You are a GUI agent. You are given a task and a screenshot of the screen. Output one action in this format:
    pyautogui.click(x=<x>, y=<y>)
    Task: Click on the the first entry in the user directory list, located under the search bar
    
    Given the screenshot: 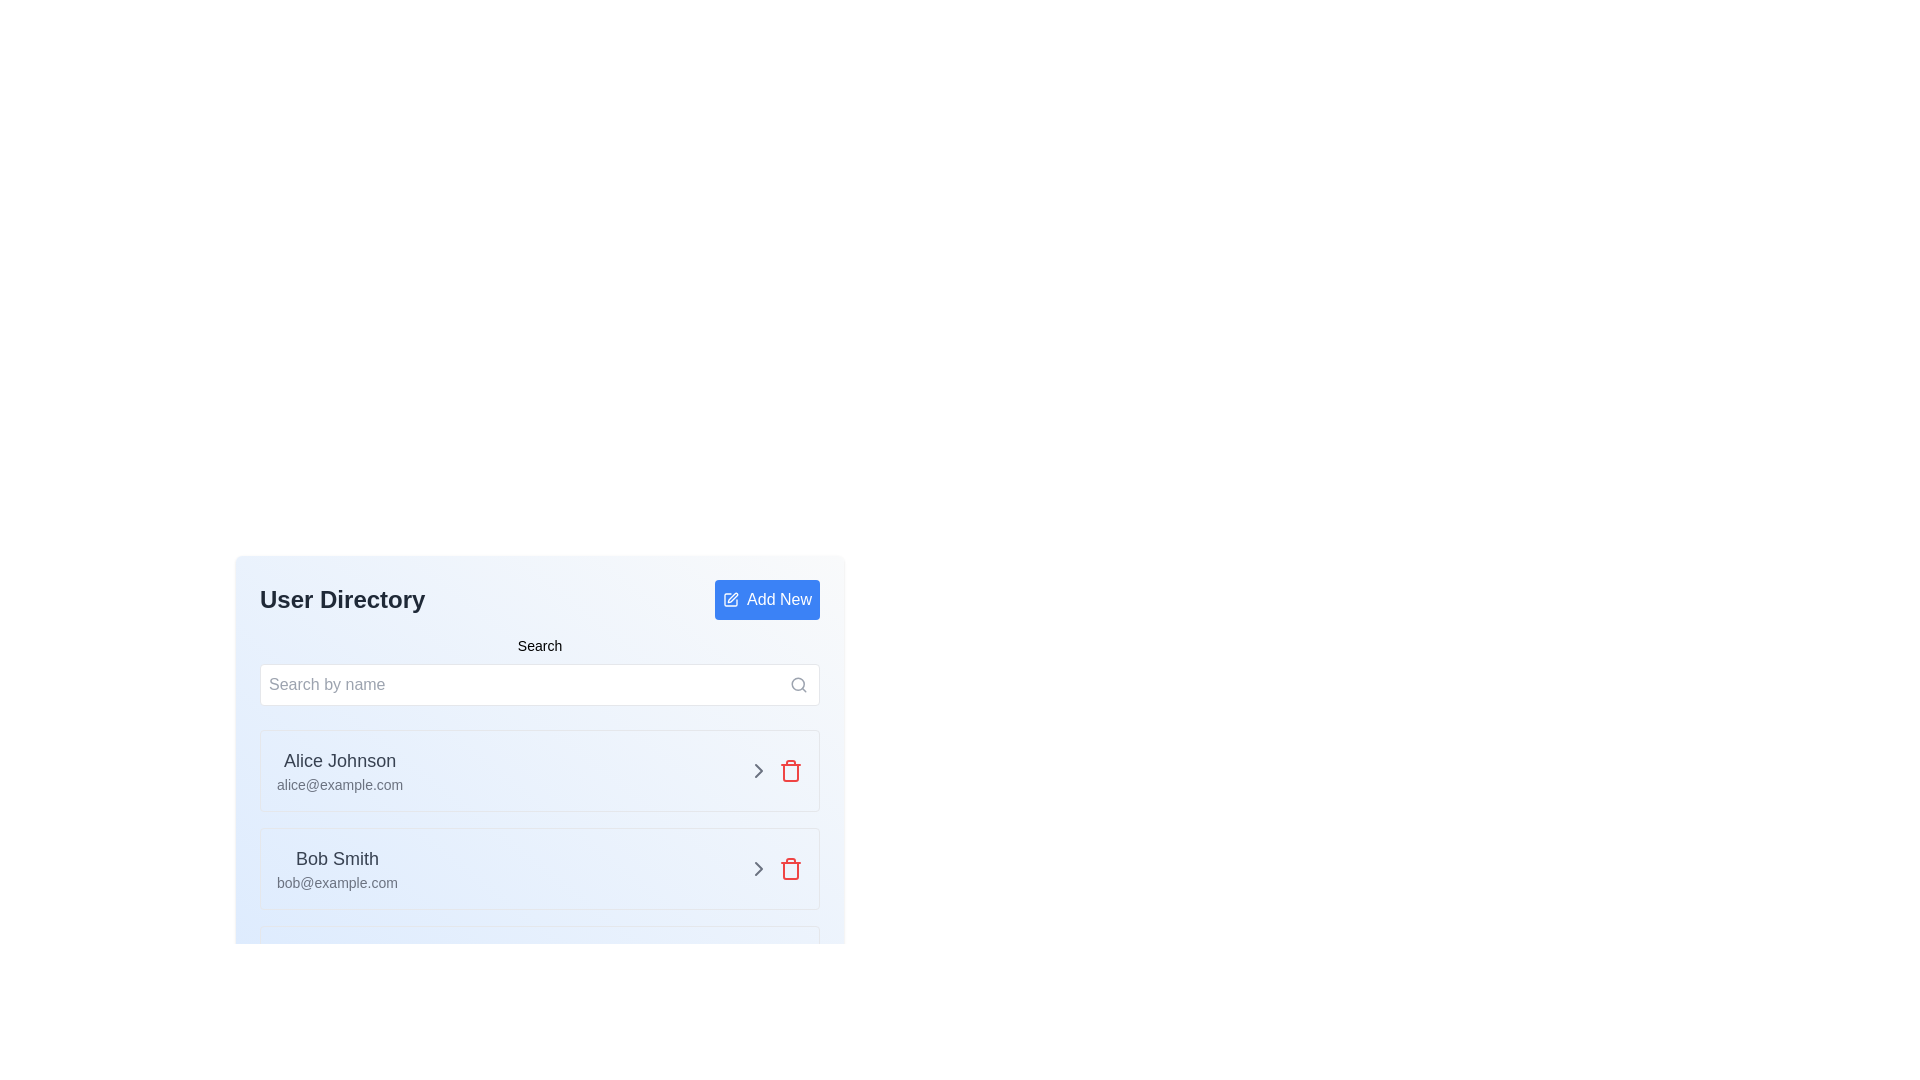 What is the action you would take?
    pyautogui.click(x=539, y=737)
    